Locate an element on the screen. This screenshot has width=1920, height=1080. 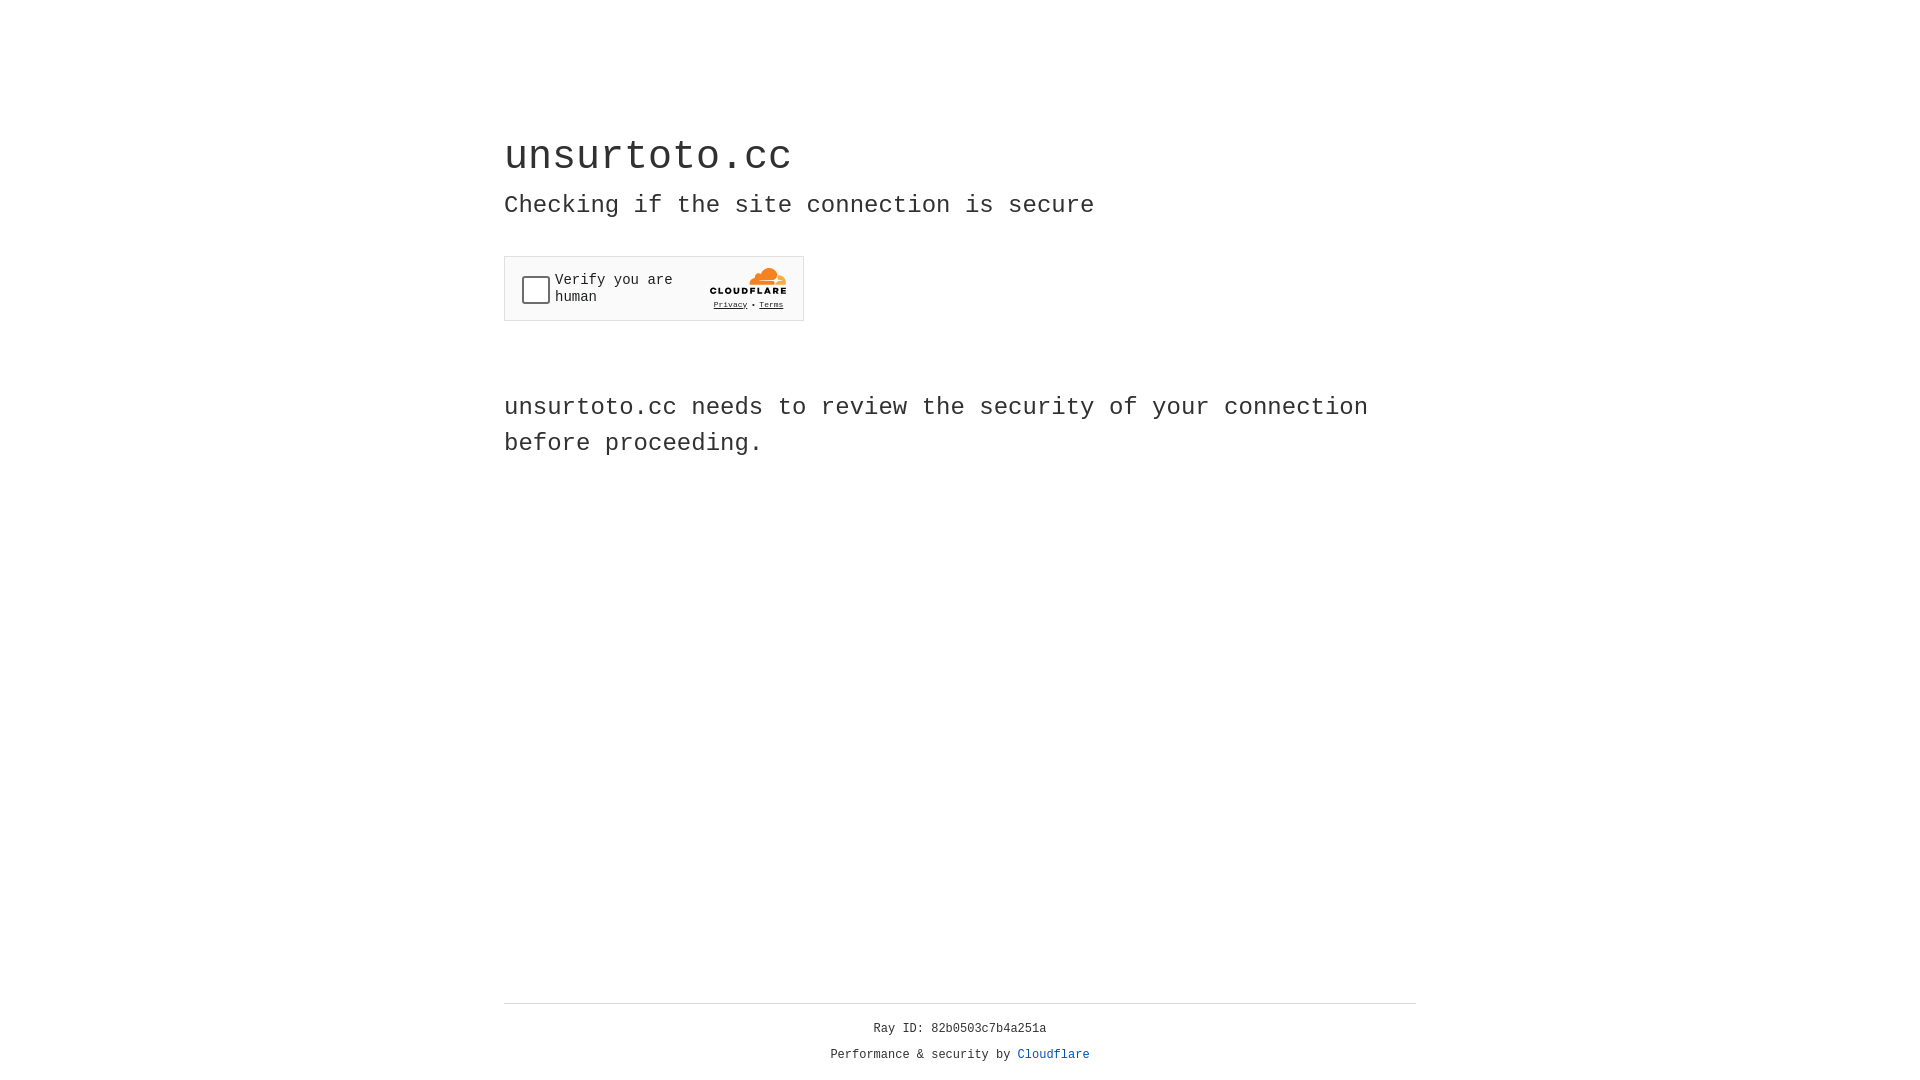
'Cloudflare' is located at coordinates (1053, 1054).